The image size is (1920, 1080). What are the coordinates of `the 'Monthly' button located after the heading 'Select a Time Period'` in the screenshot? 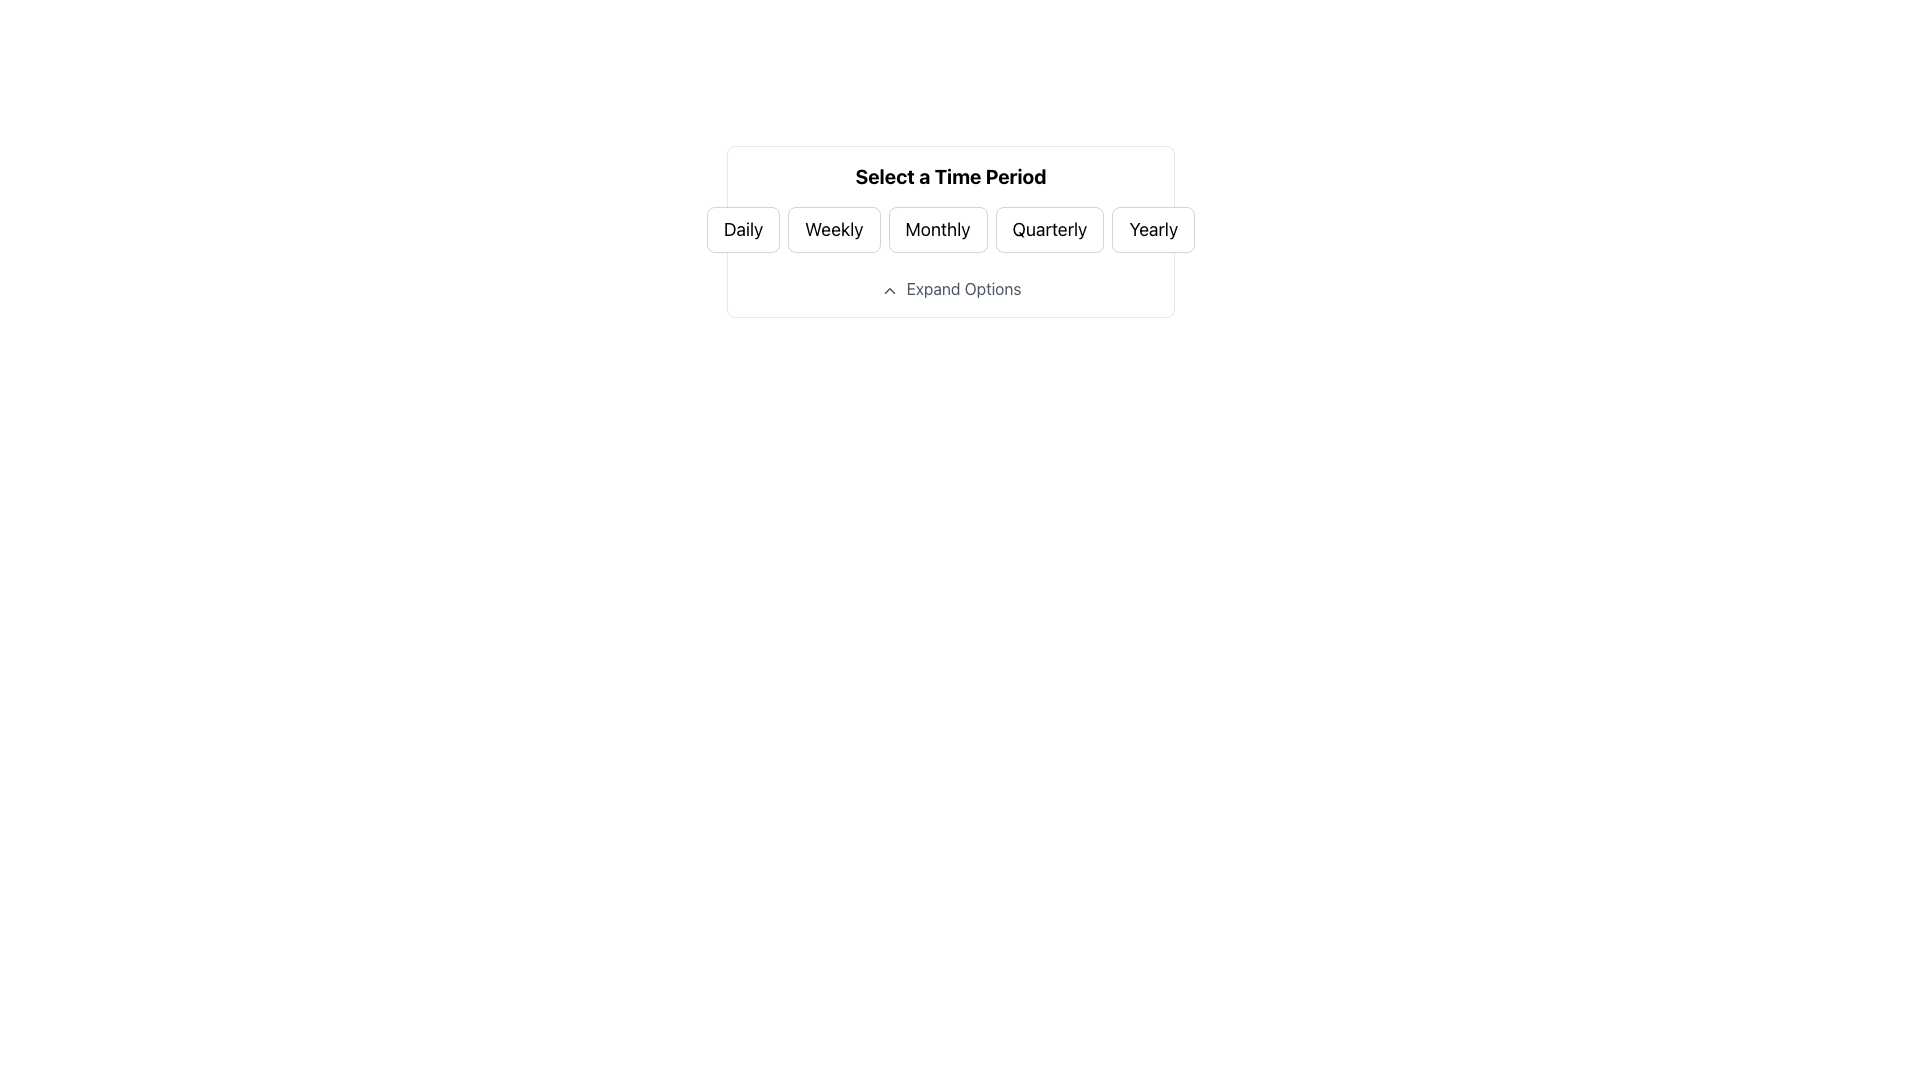 It's located at (949, 229).